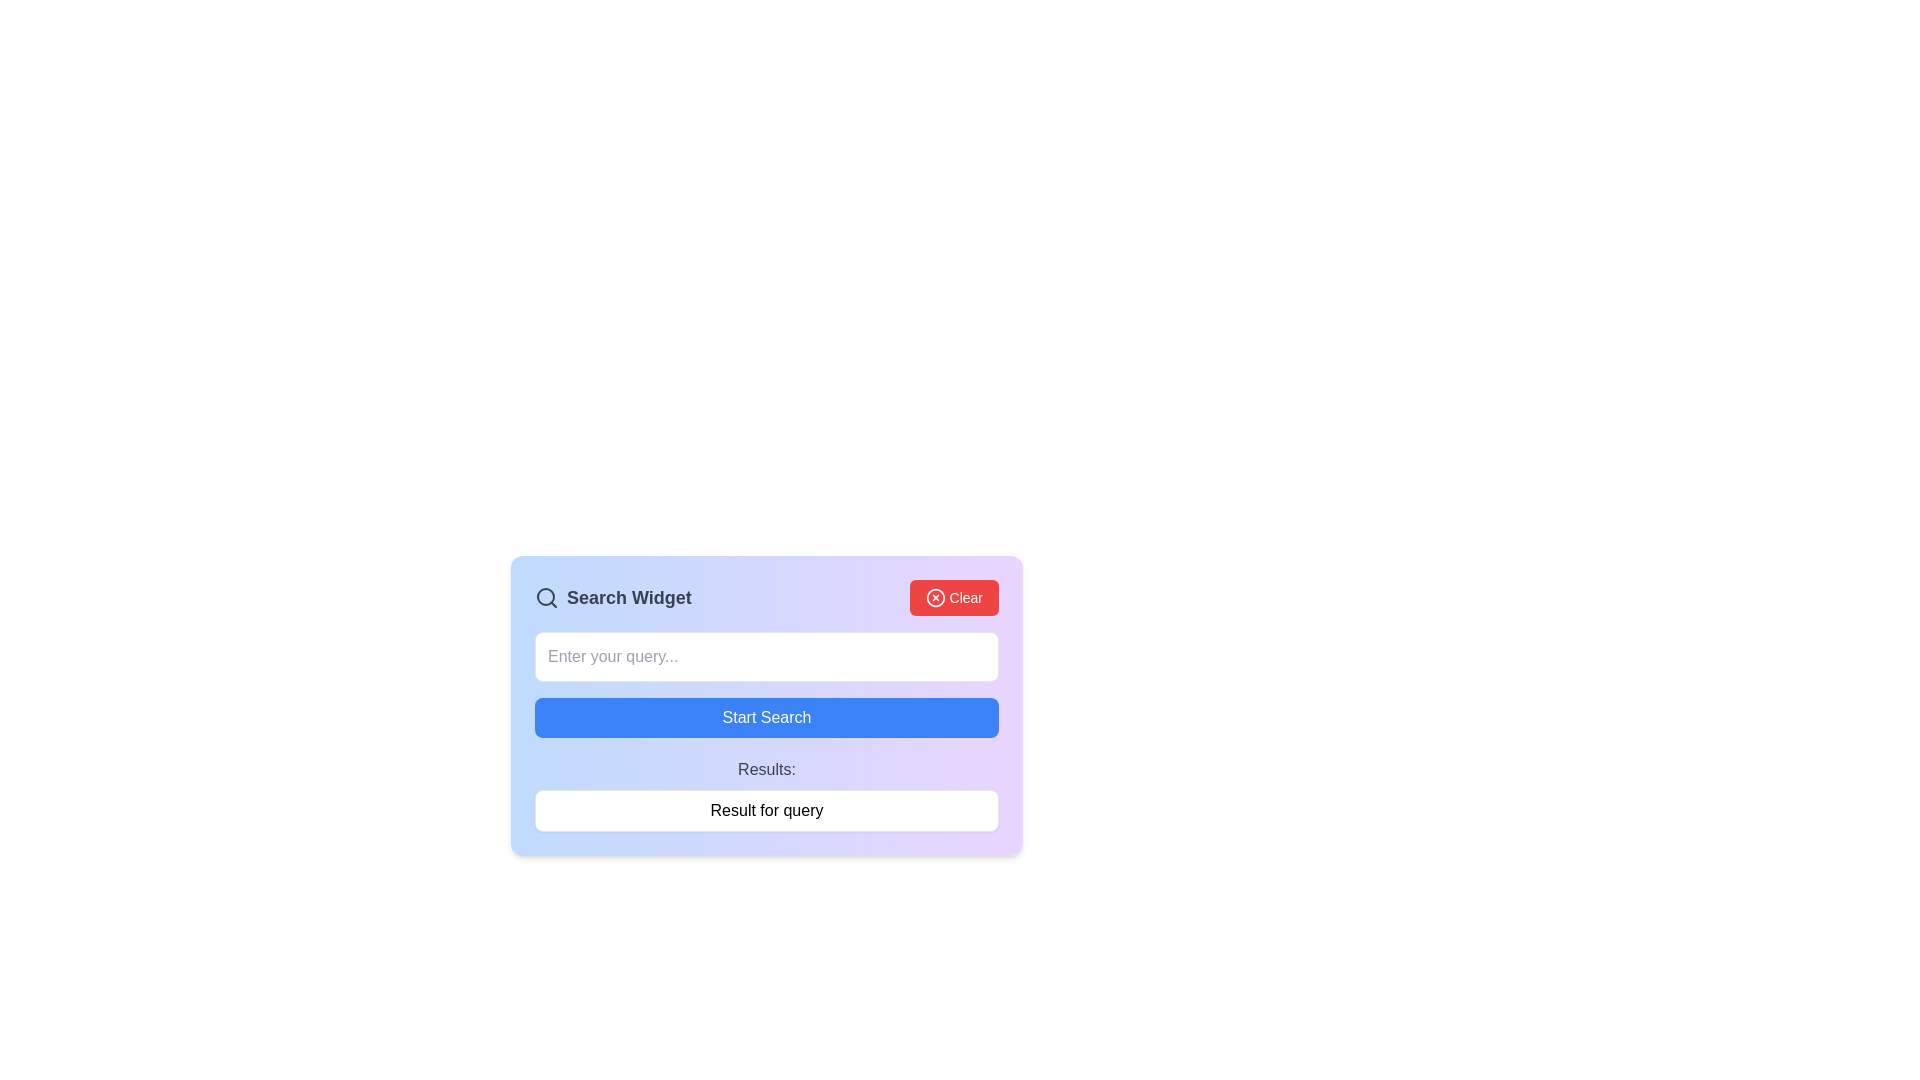 The width and height of the screenshot is (1920, 1080). I want to click on displayed text in the Text Display section located below the 'Start Search' button, which shows the results of a query, so click(766, 793).